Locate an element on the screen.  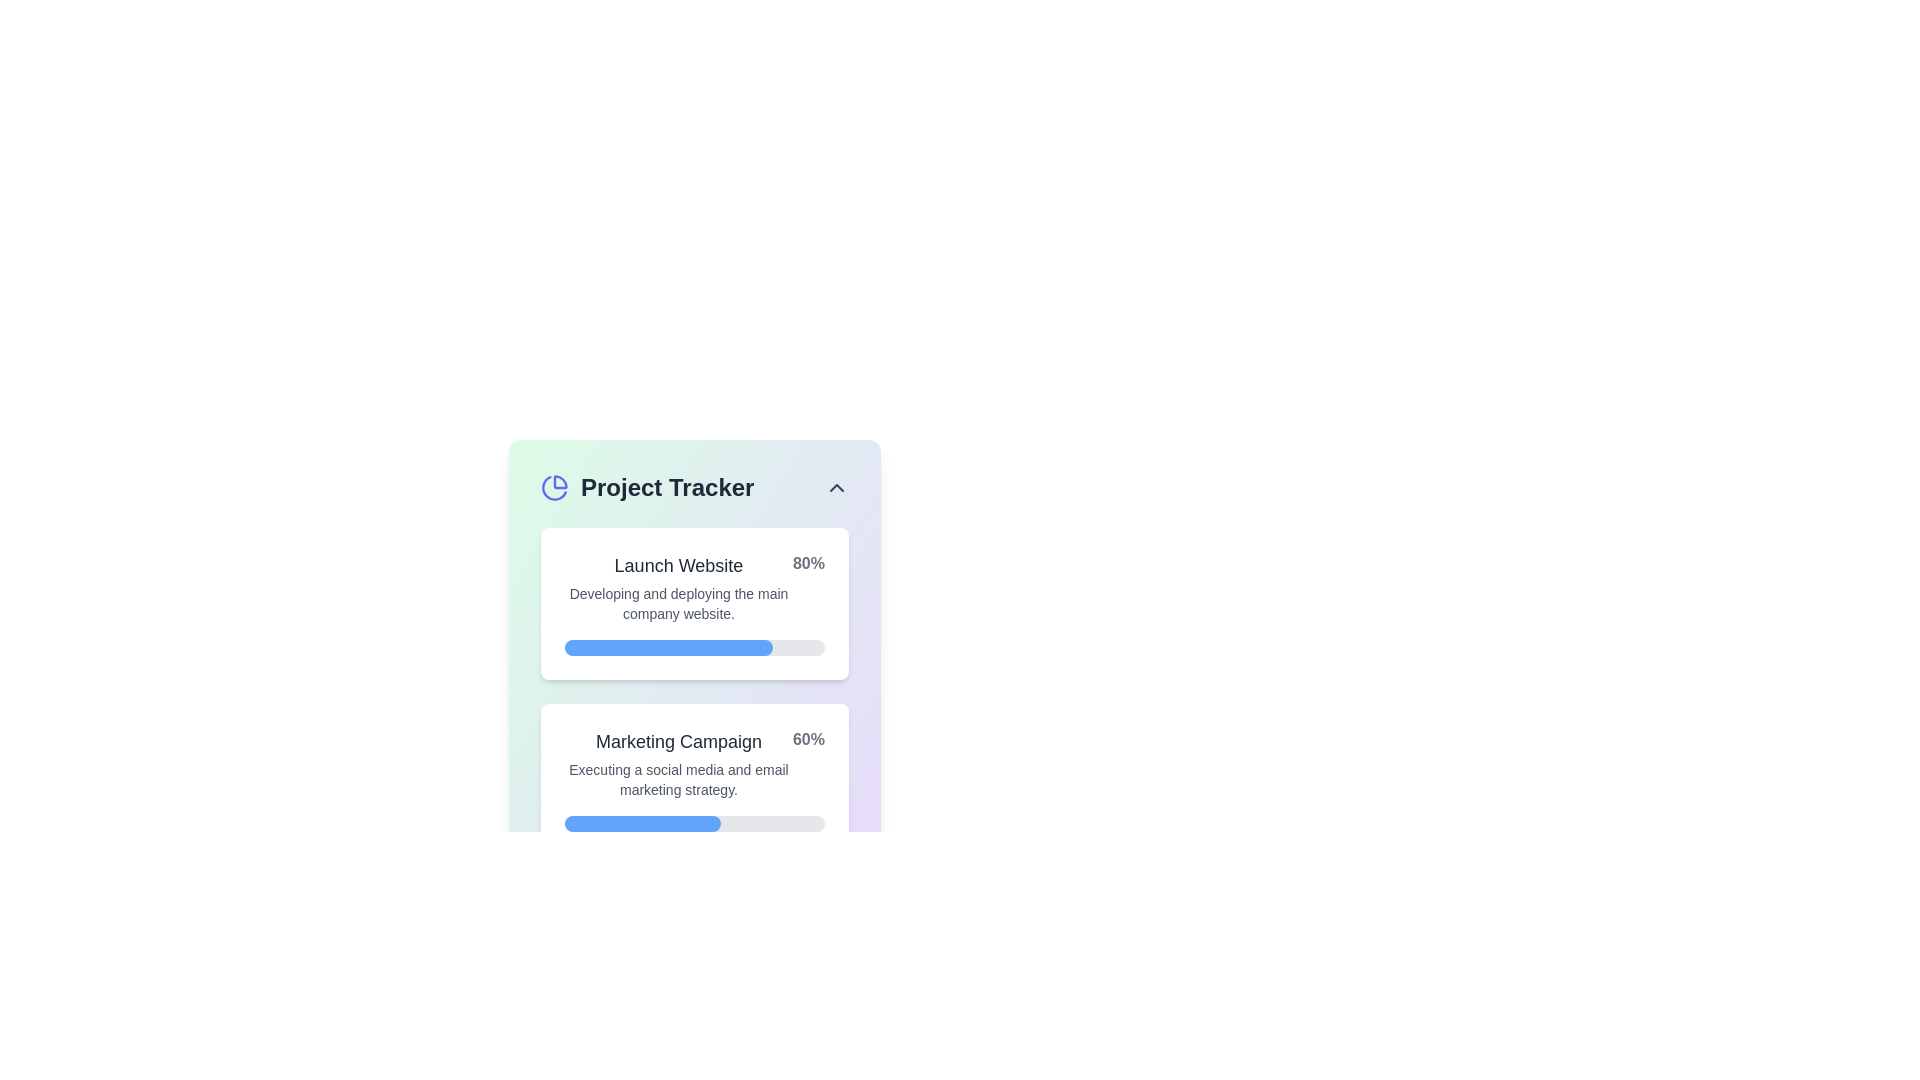
the text label at the top of the 'Marketing Campaign' card, which serves as a title summarizing the card's content is located at coordinates (678, 741).